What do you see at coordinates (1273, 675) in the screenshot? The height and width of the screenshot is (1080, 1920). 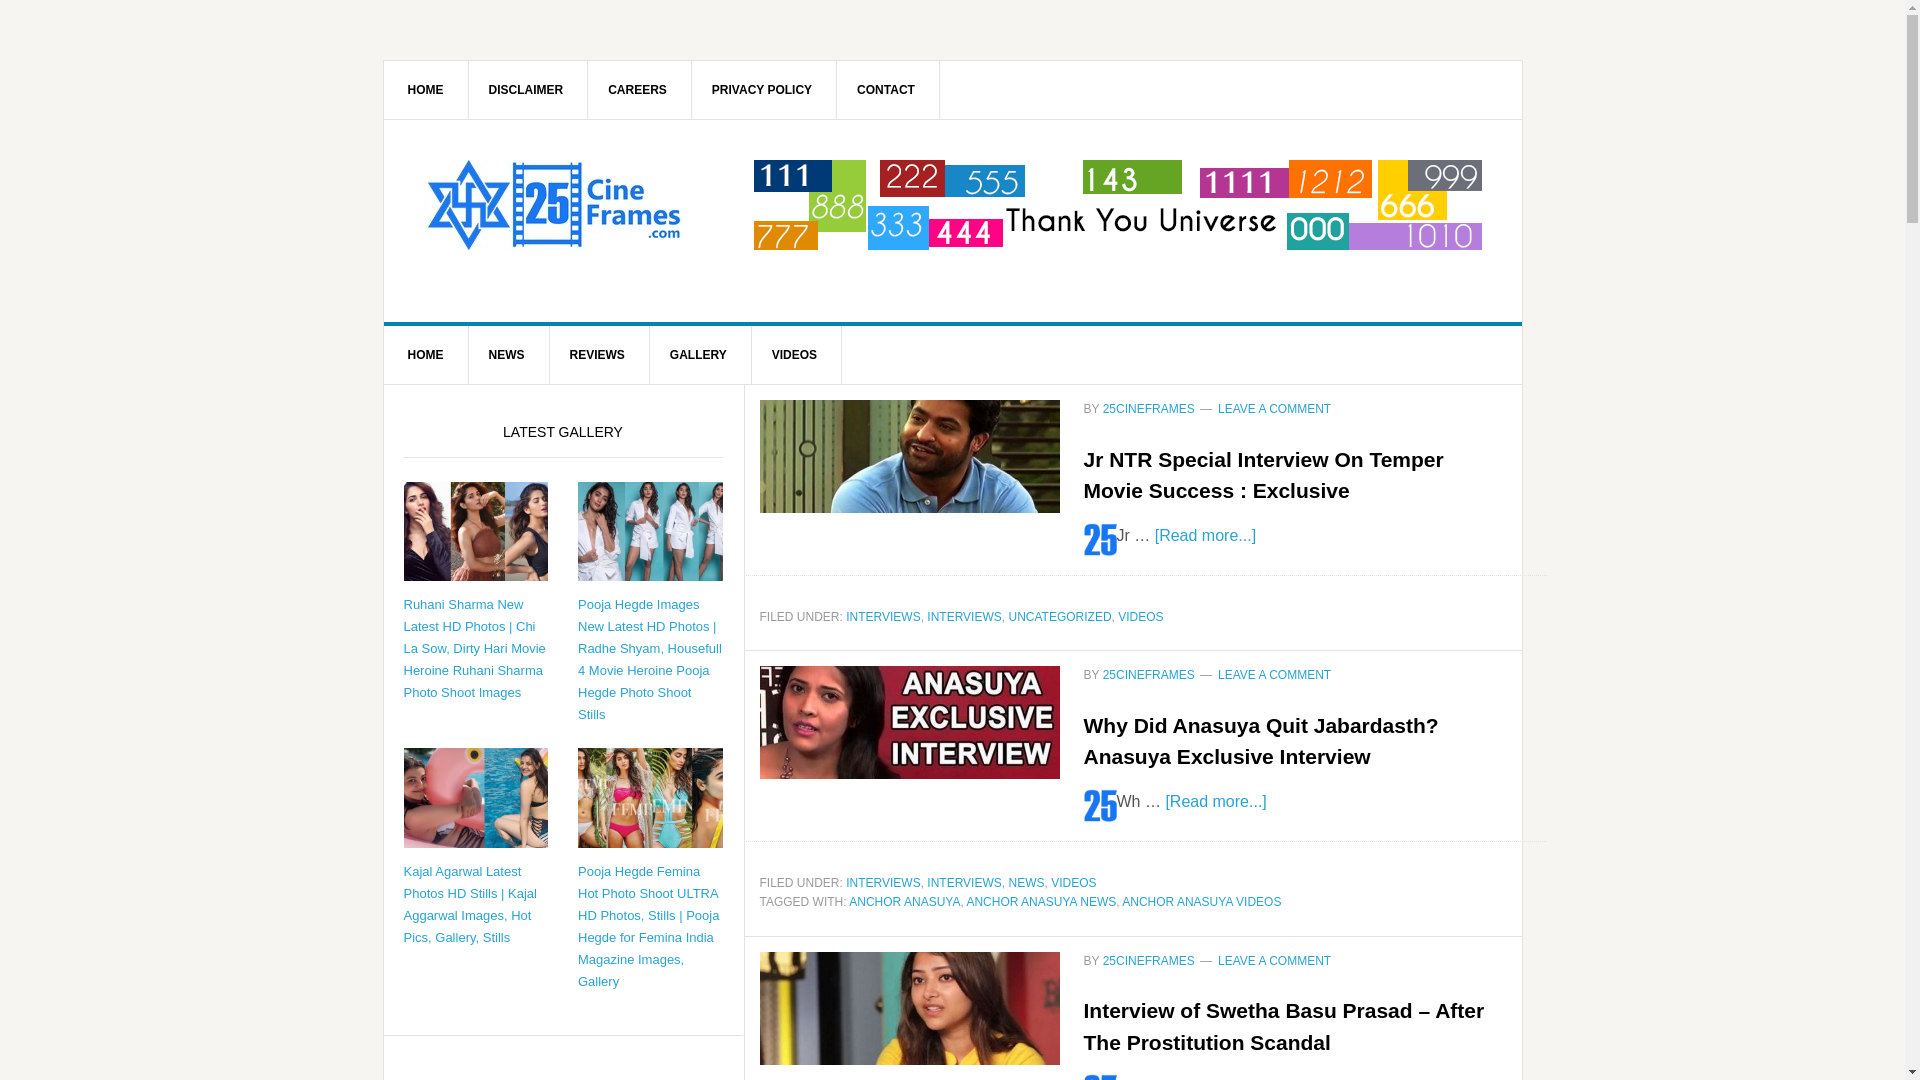 I see `'LEAVE A COMMENT'` at bounding box center [1273, 675].